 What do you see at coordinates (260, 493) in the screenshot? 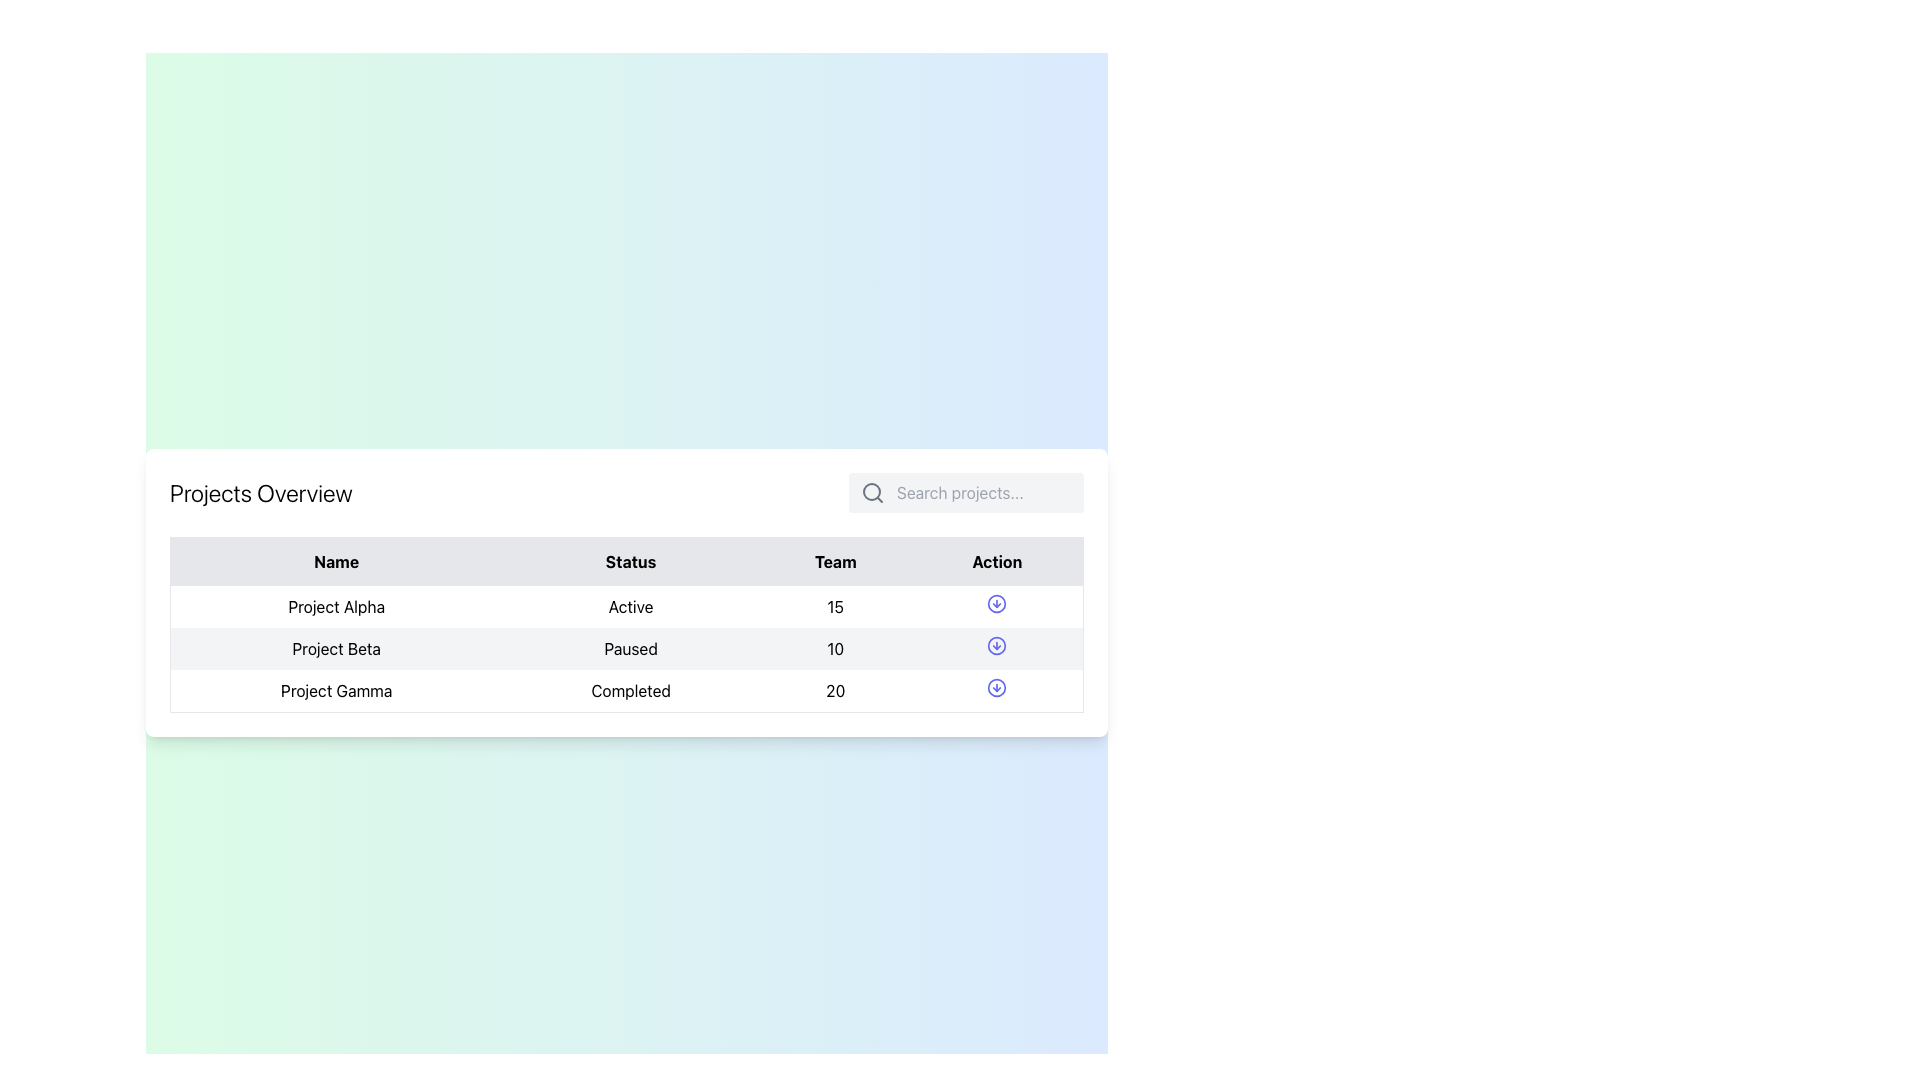
I see `text label displaying 'Projects Overview', which is styled as a title or header and located at the top left of the section` at bounding box center [260, 493].